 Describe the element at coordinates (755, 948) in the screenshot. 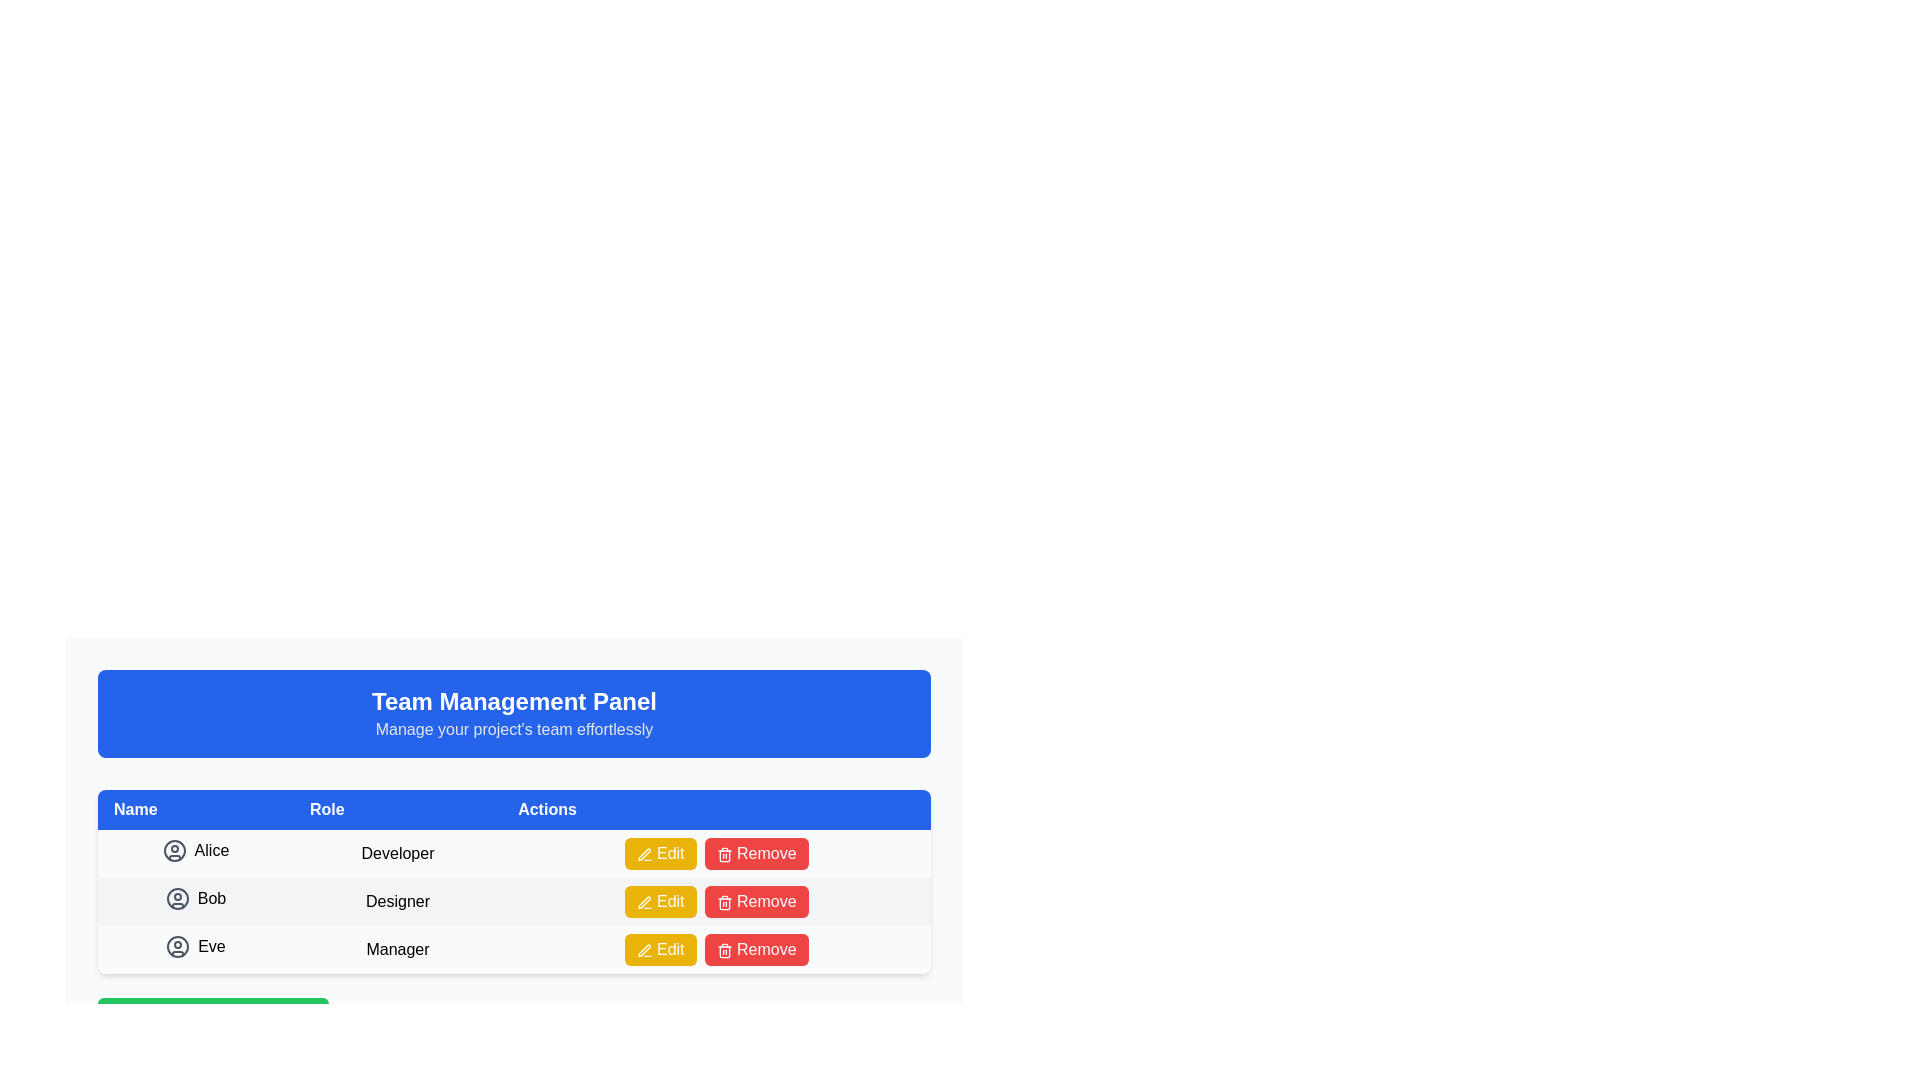

I see `the red 'Remove' button with white text and a trash icon, located in the third row under the 'Actions' column of the table` at that location.